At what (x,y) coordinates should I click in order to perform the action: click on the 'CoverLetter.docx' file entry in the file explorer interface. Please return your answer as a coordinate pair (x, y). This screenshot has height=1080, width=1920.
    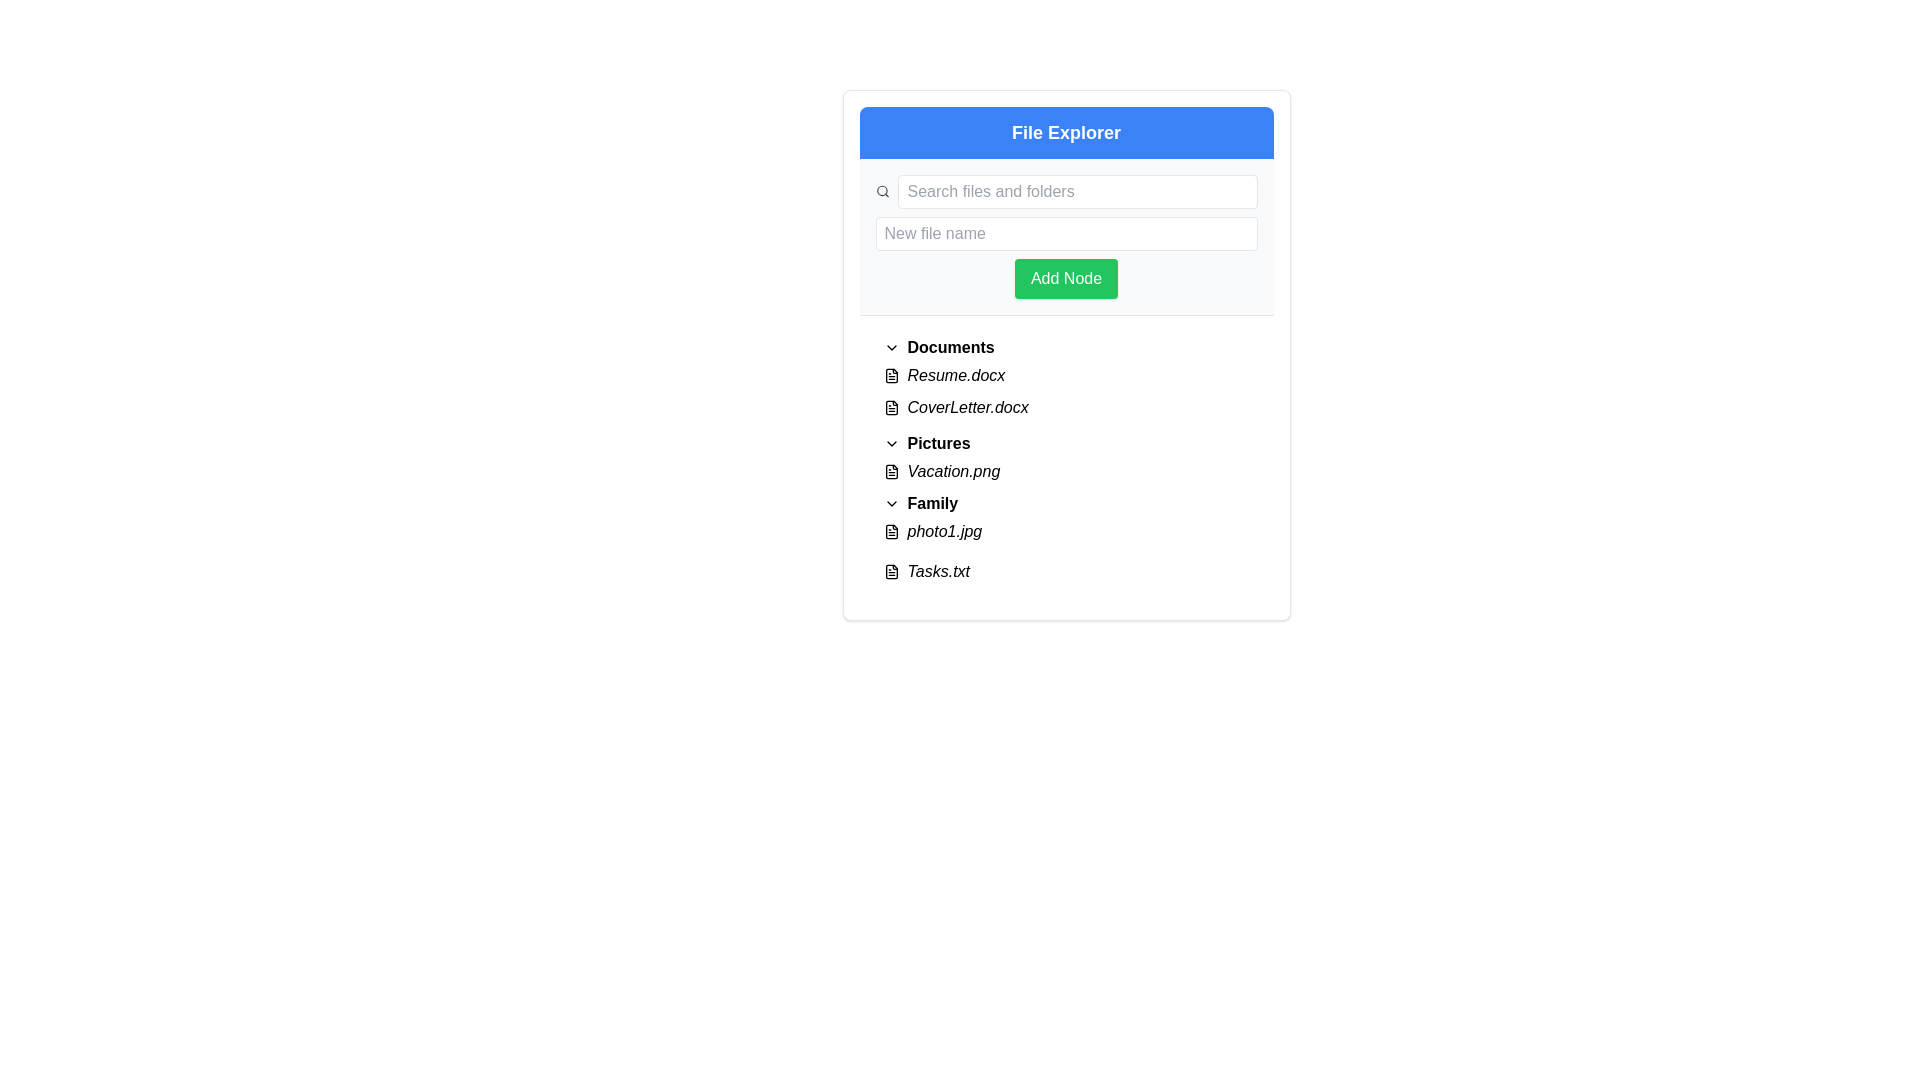
    Looking at the image, I should click on (1065, 407).